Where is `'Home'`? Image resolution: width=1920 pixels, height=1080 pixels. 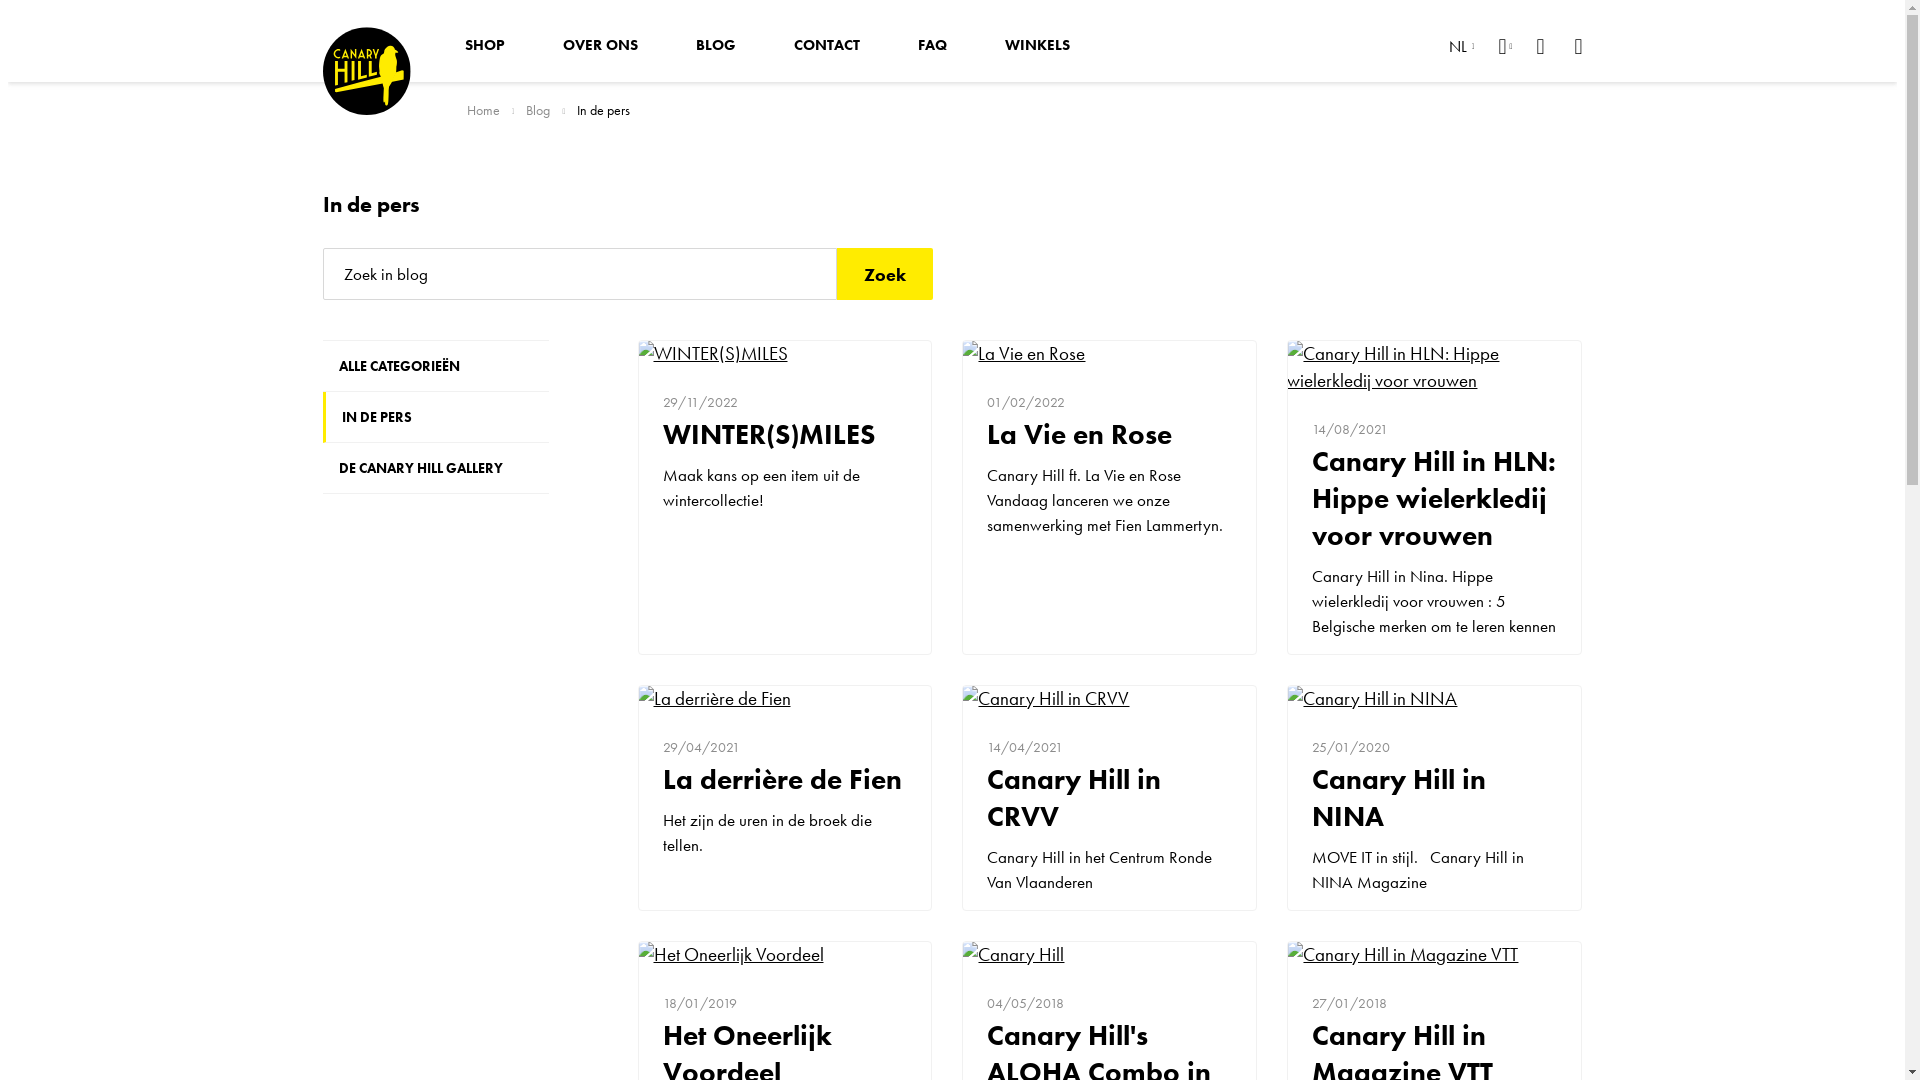 'Home' is located at coordinates (456, 110).